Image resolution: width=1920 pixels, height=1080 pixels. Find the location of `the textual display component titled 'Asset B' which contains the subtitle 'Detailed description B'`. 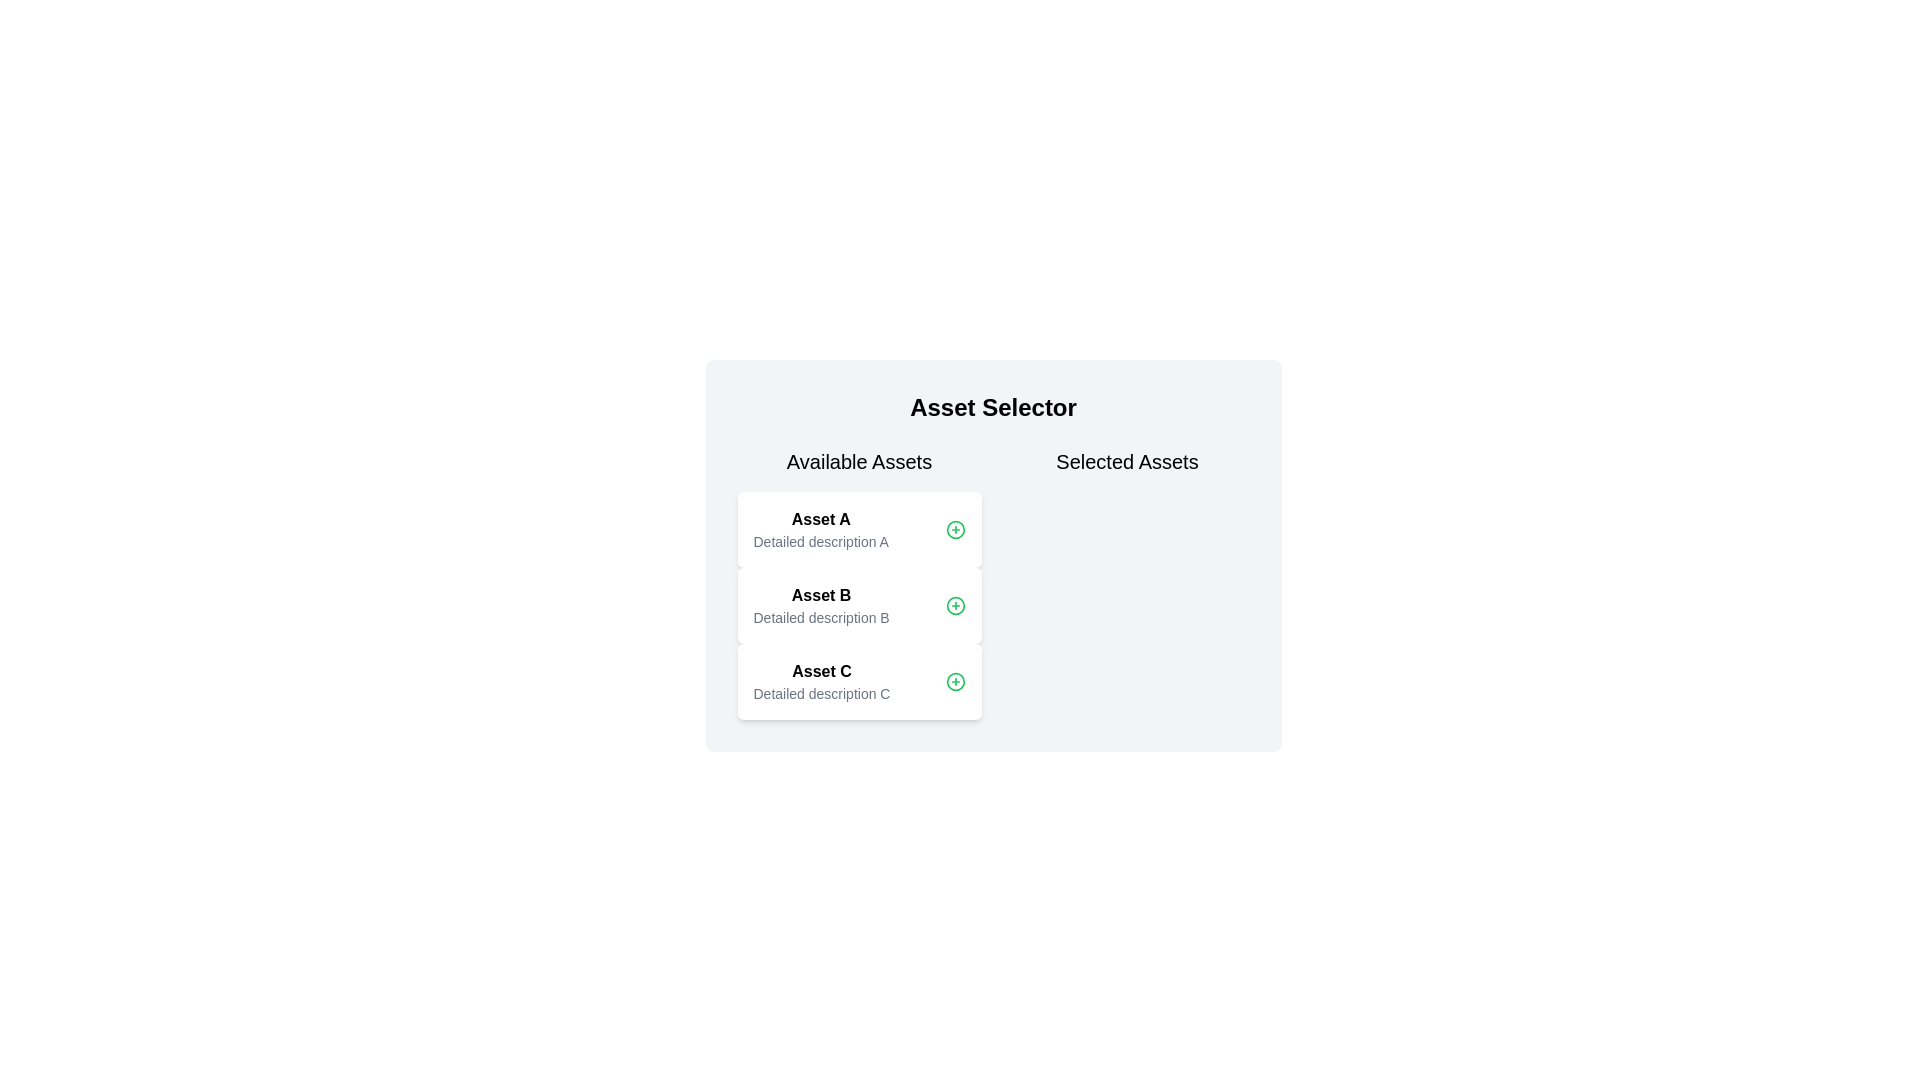

the textual display component titled 'Asset B' which contains the subtitle 'Detailed description B' is located at coordinates (821, 604).